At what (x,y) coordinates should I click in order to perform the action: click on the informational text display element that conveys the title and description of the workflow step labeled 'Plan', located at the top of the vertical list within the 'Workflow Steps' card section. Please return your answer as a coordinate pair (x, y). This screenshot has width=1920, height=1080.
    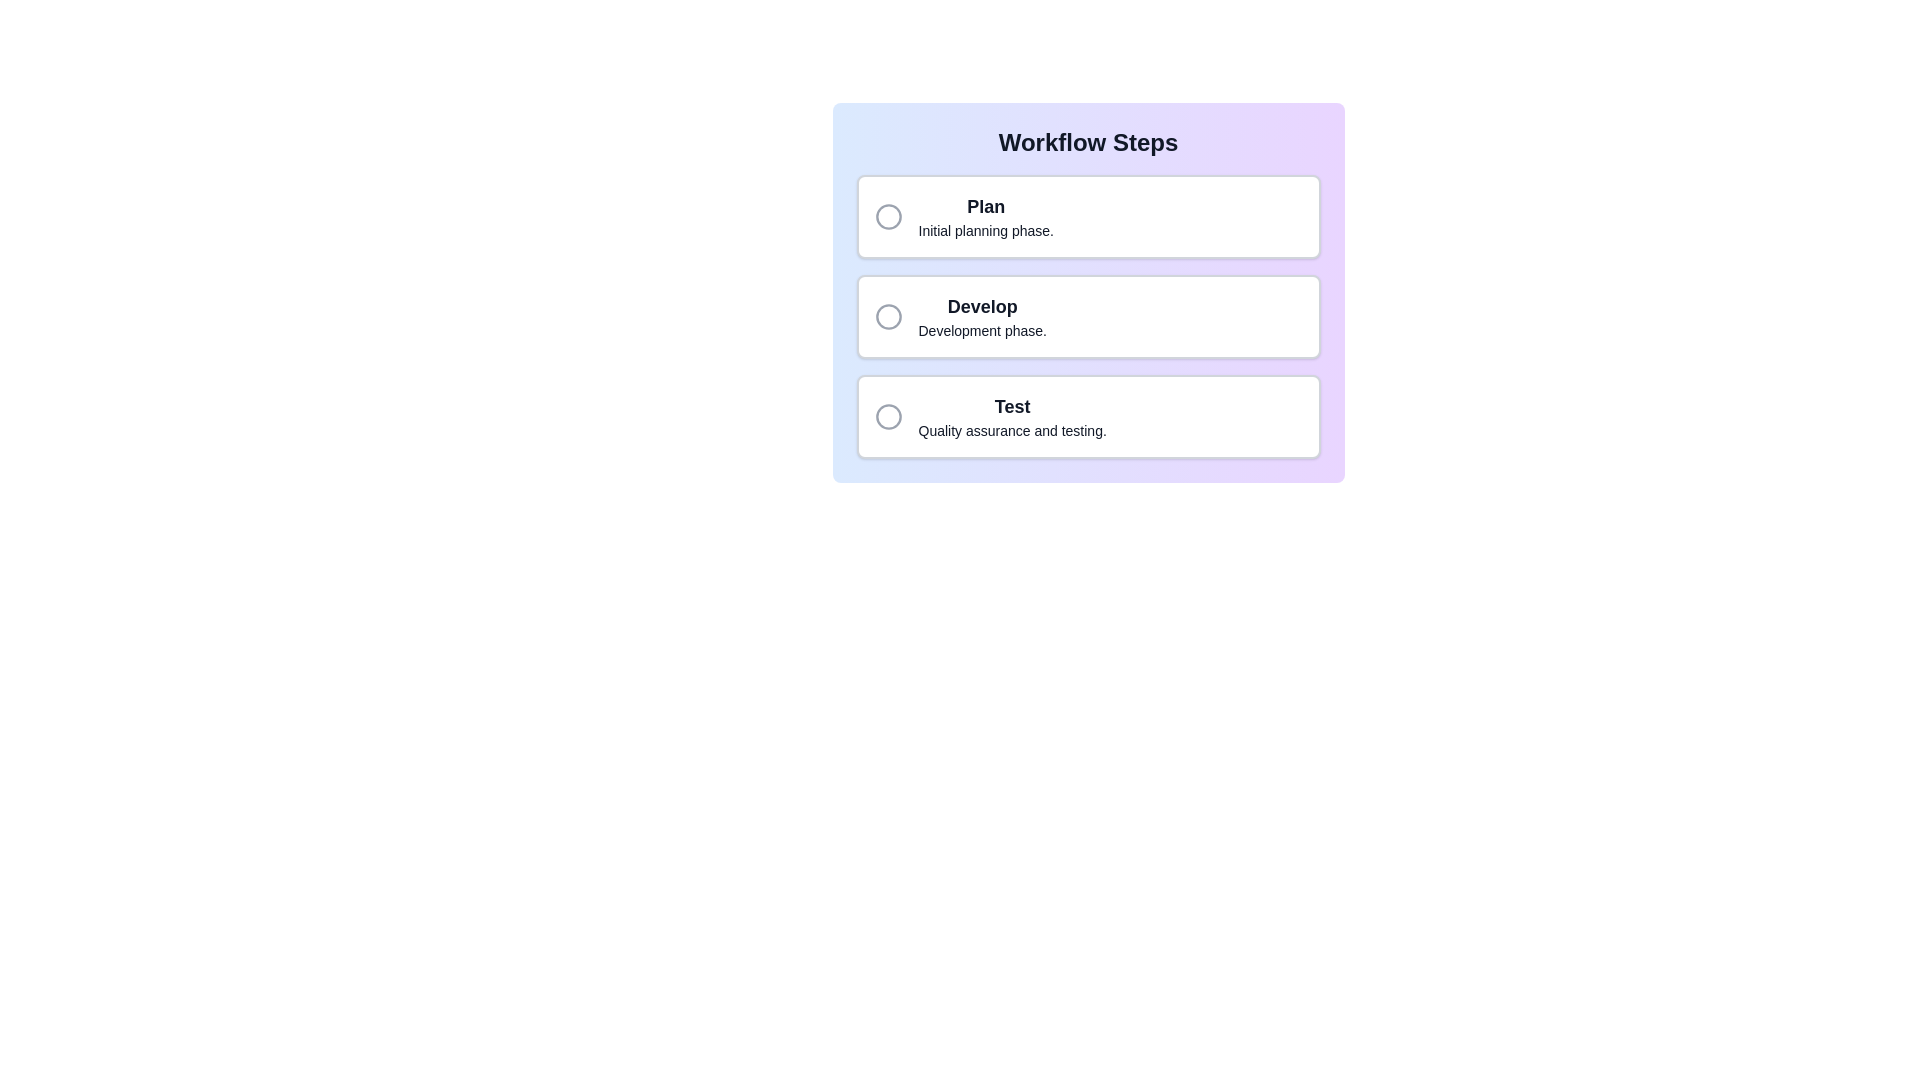
    Looking at the image, I should click on (986, 216).